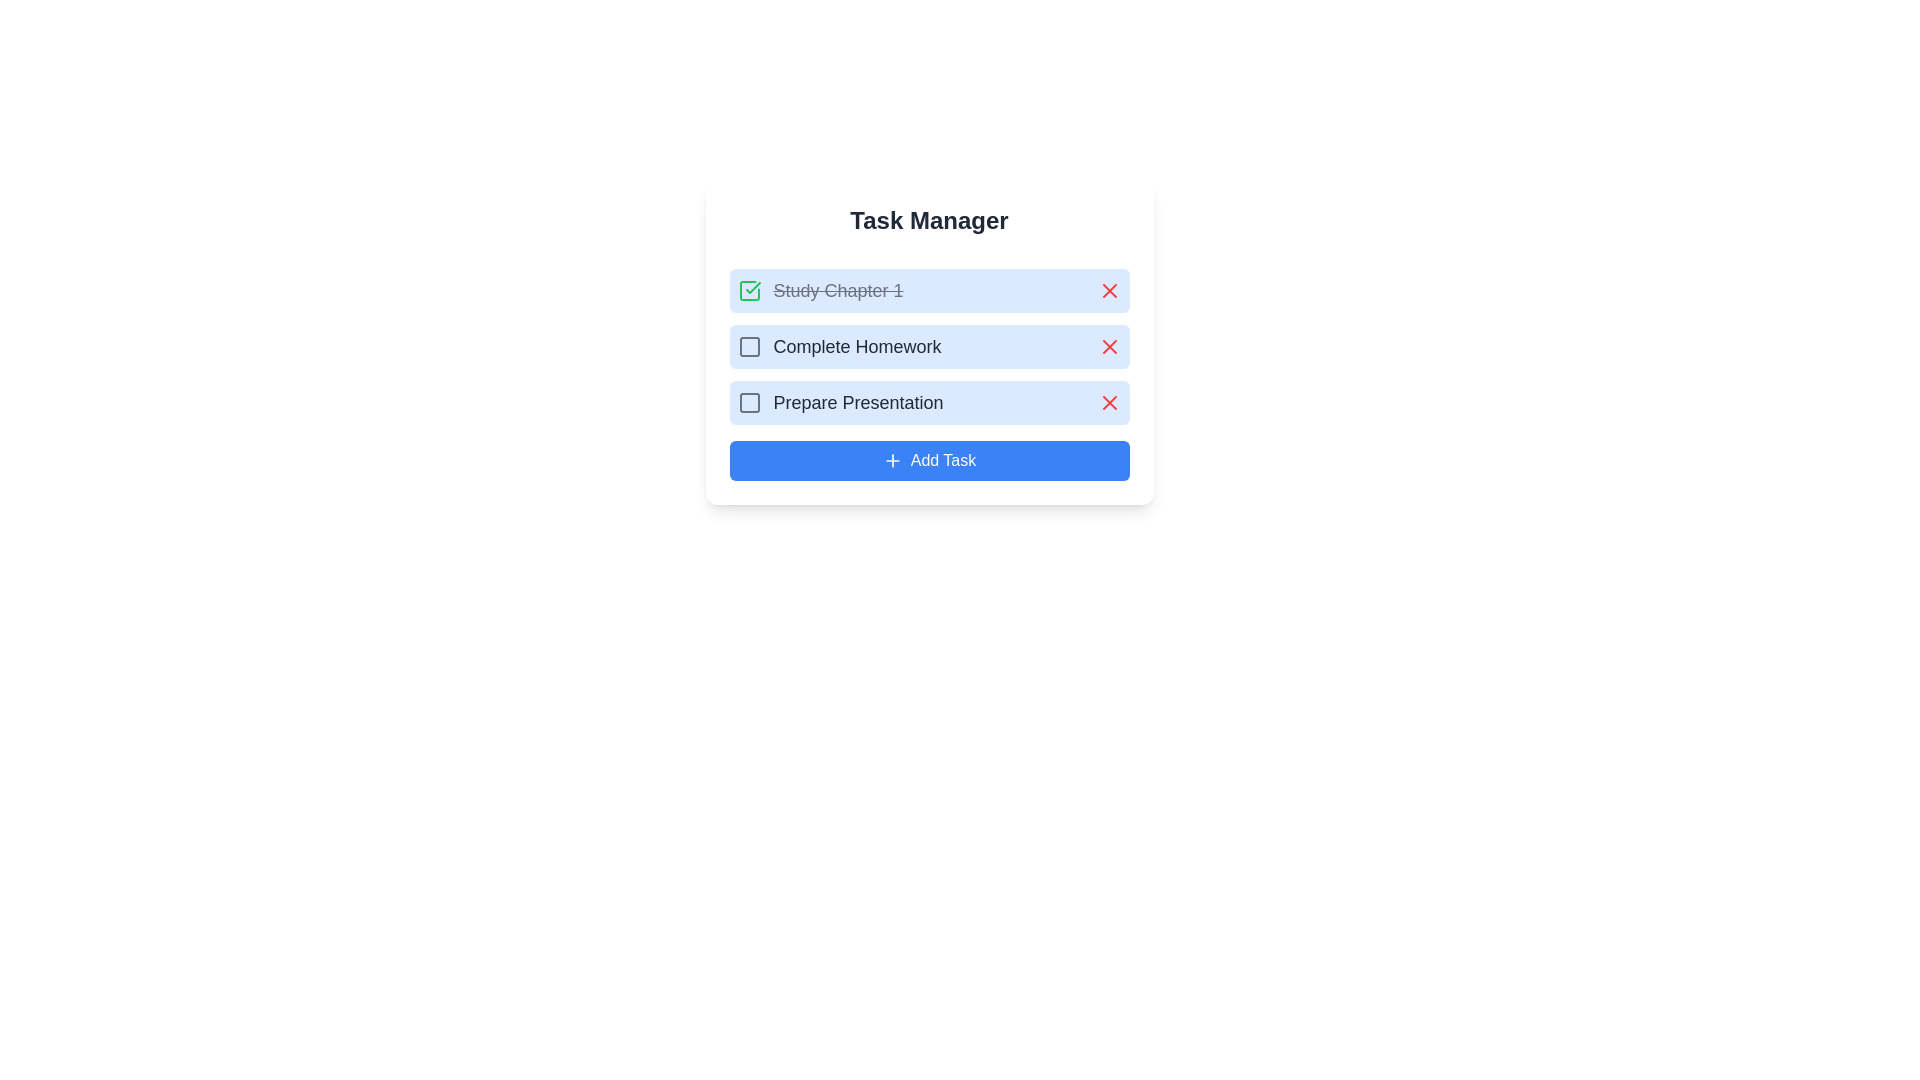  I want to click on the delete SVG Icon located to the right of the 'Complete Homework' task row in the Task Manager interface, so click(1108, 346).